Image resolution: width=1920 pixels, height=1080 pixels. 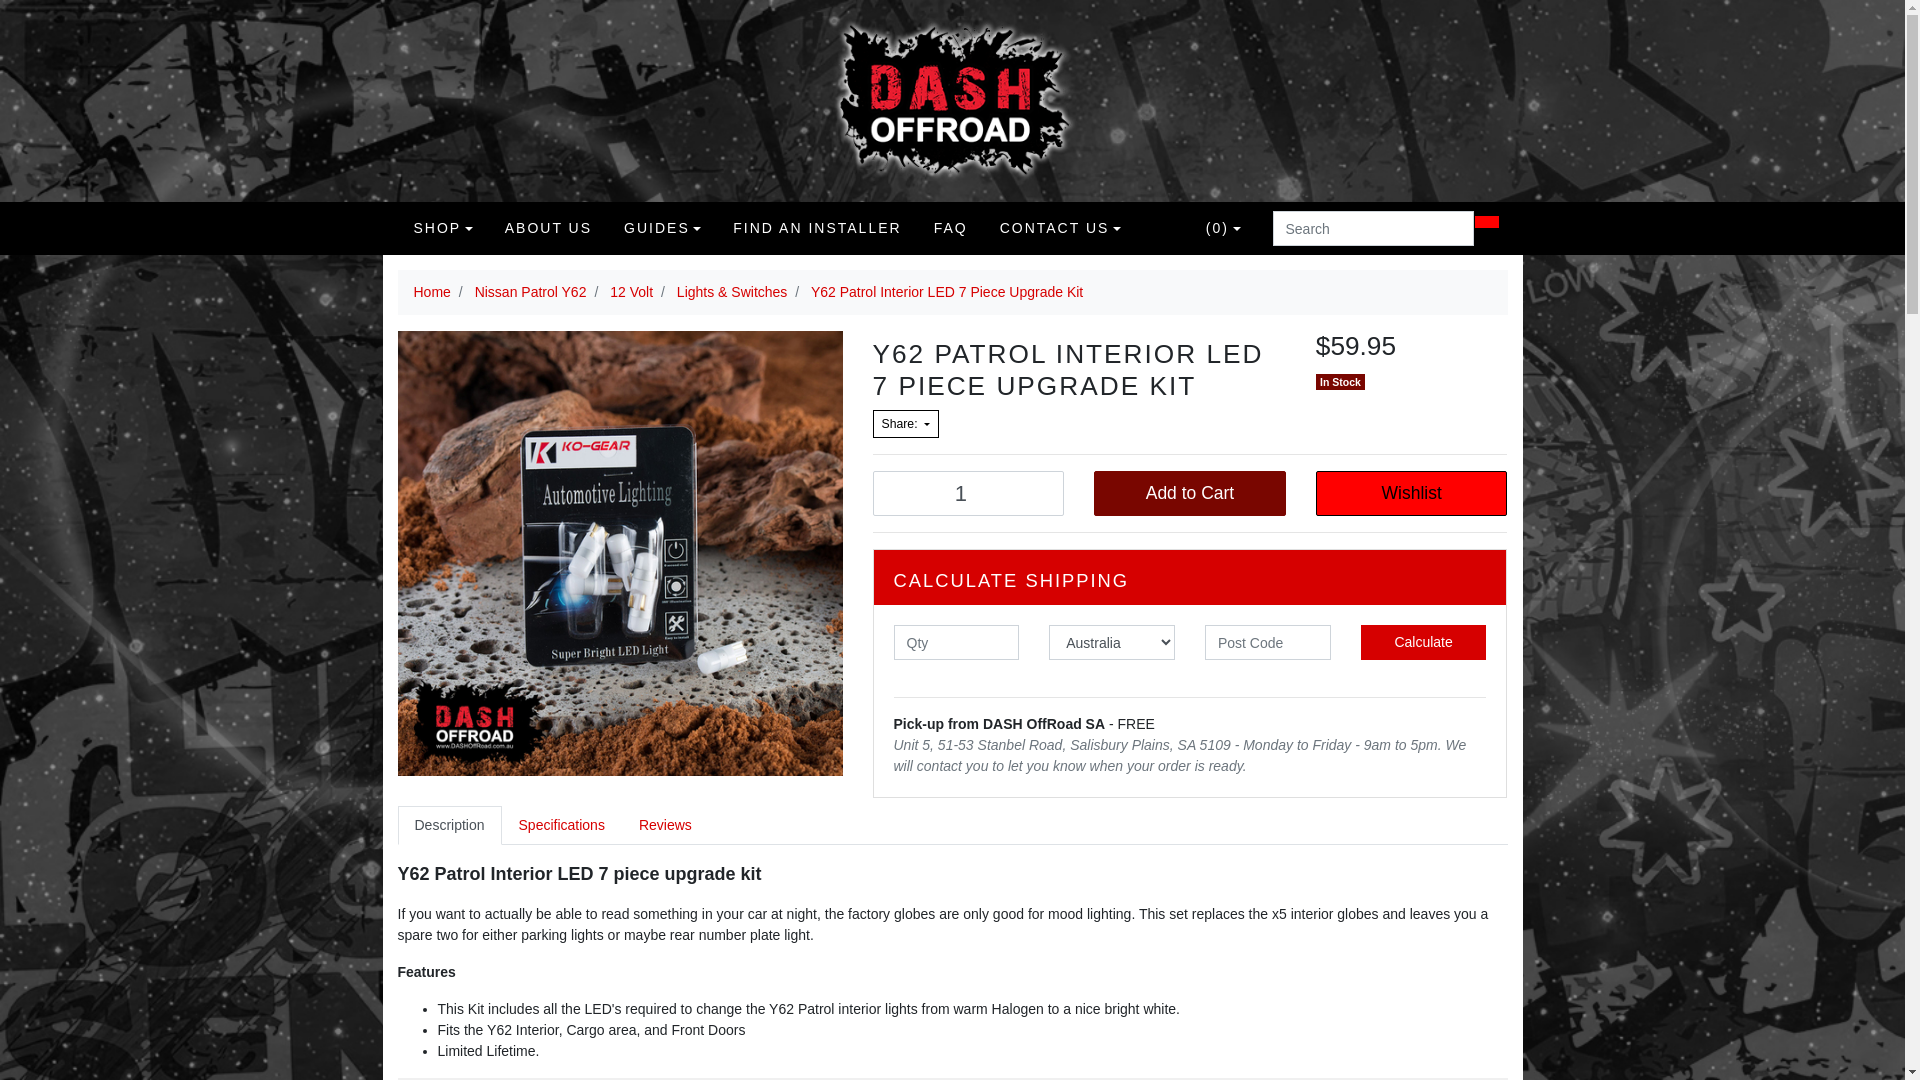 I want to click on 'ABOUT US', so click(x=548, y=227).